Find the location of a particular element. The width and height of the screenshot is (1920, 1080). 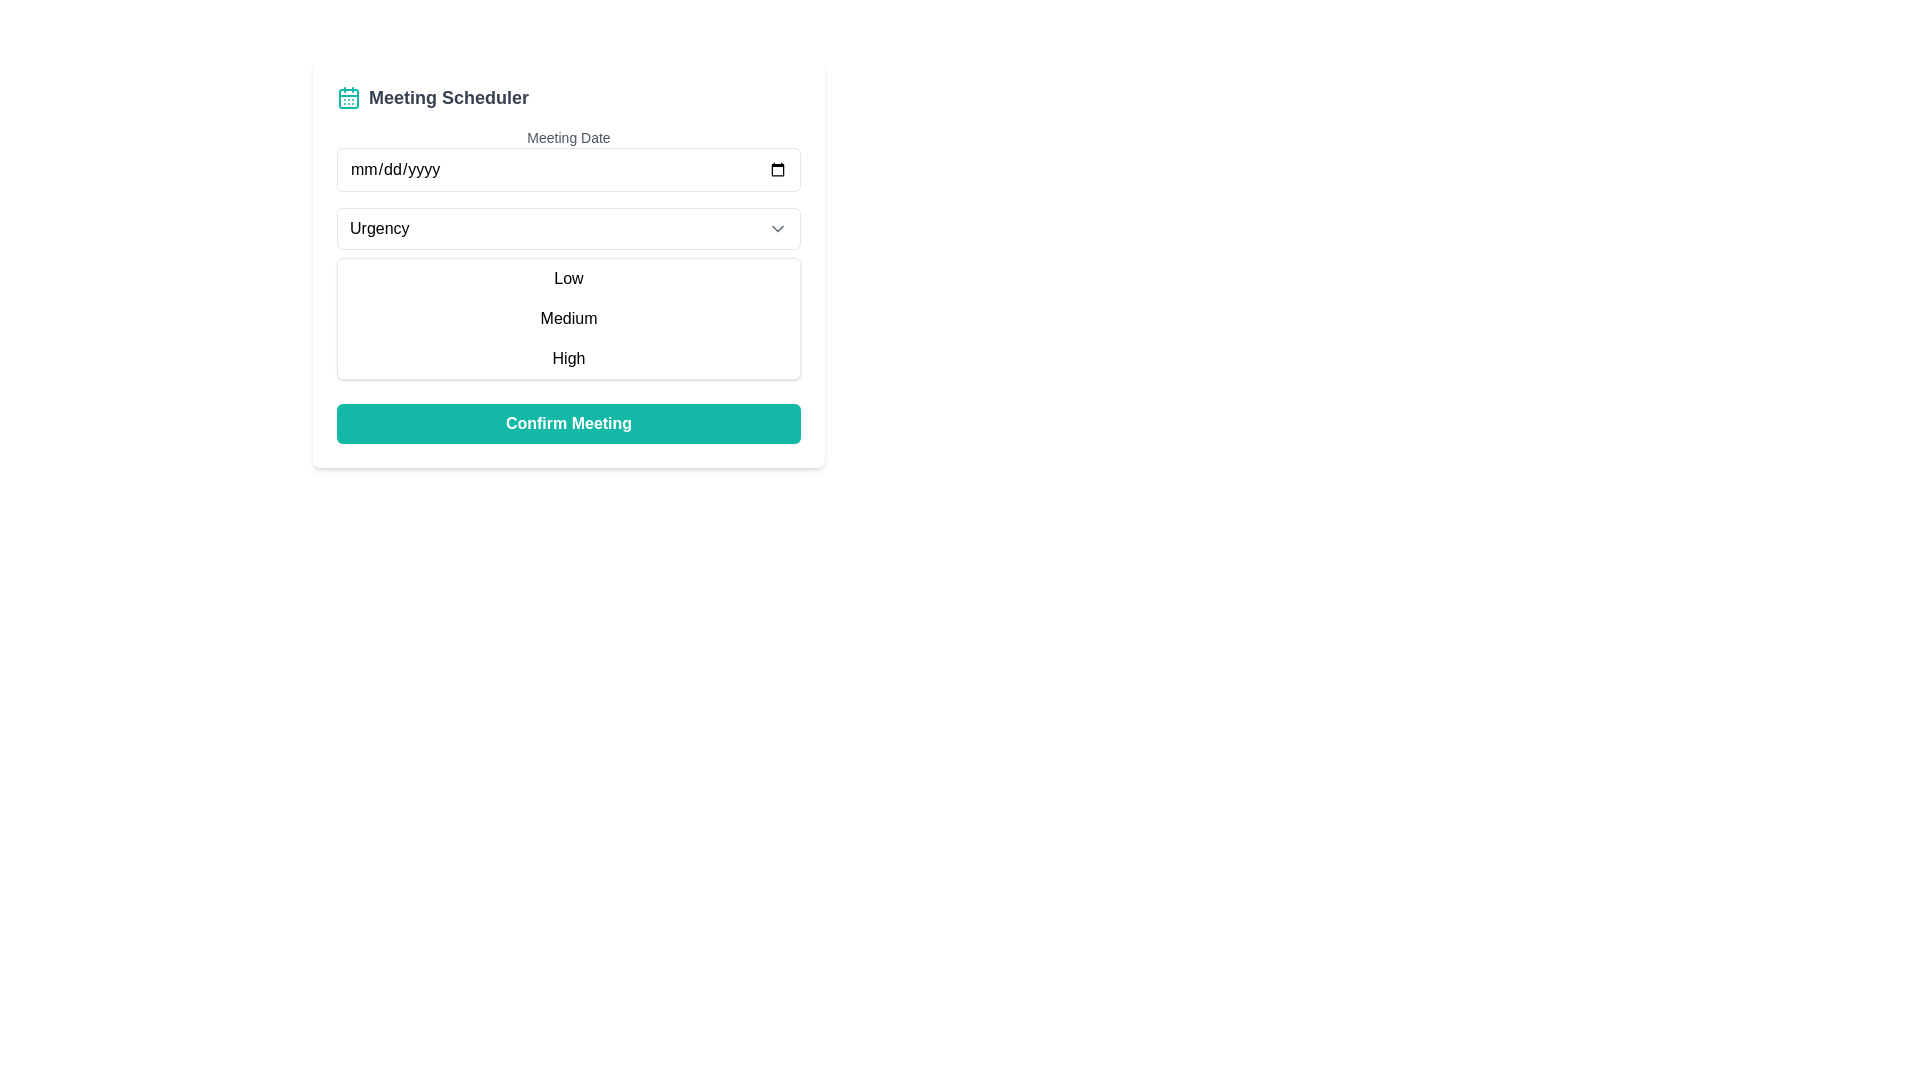

a date using the calendar picker from the Date input field located in the 'Meeting Scheduler' form card, which is the first input component below the title and above the 'Urgency' form group is located at coordinates (568, 158).